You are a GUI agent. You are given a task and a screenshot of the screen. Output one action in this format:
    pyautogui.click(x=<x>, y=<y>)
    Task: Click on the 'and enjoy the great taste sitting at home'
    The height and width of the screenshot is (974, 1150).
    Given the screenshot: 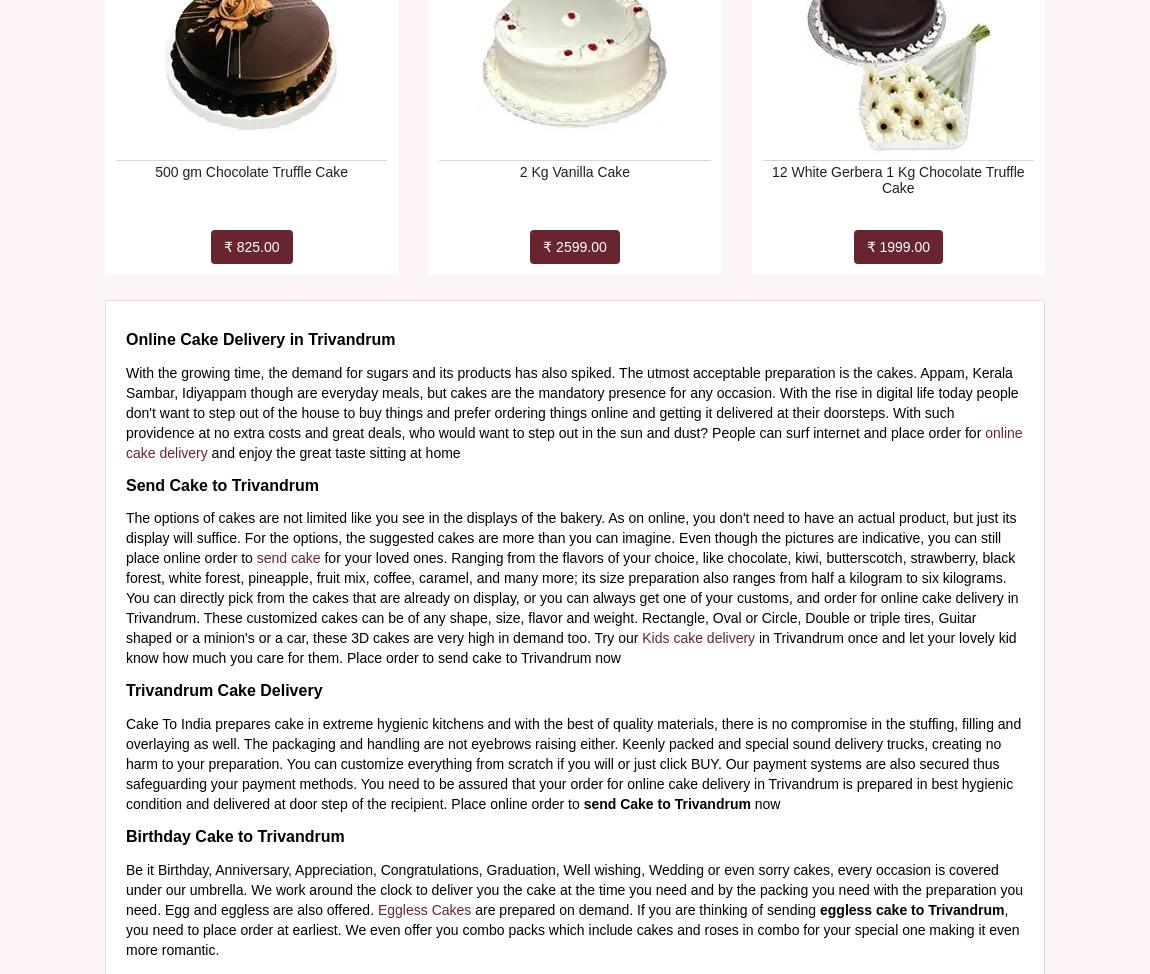 What is the action you would take?
    pyautogui.click(x=333, y=451)
    